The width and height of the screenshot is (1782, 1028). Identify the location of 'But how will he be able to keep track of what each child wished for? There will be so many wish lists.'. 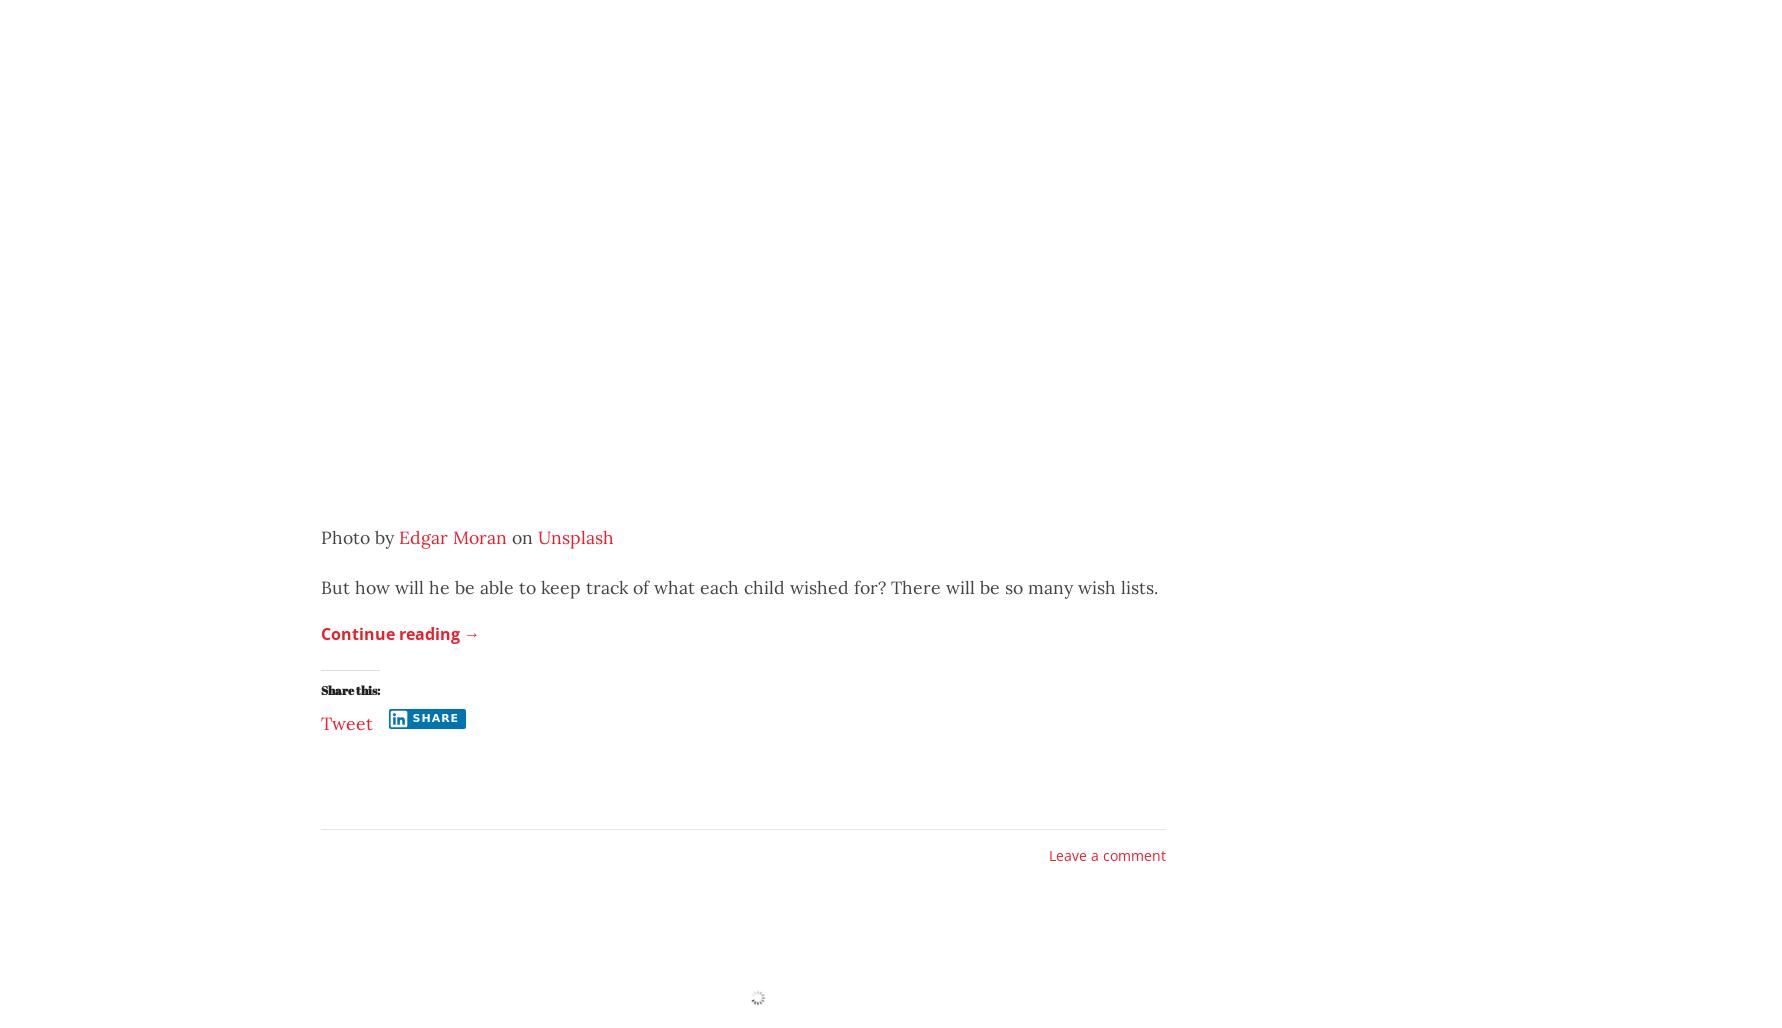
(739, 585).